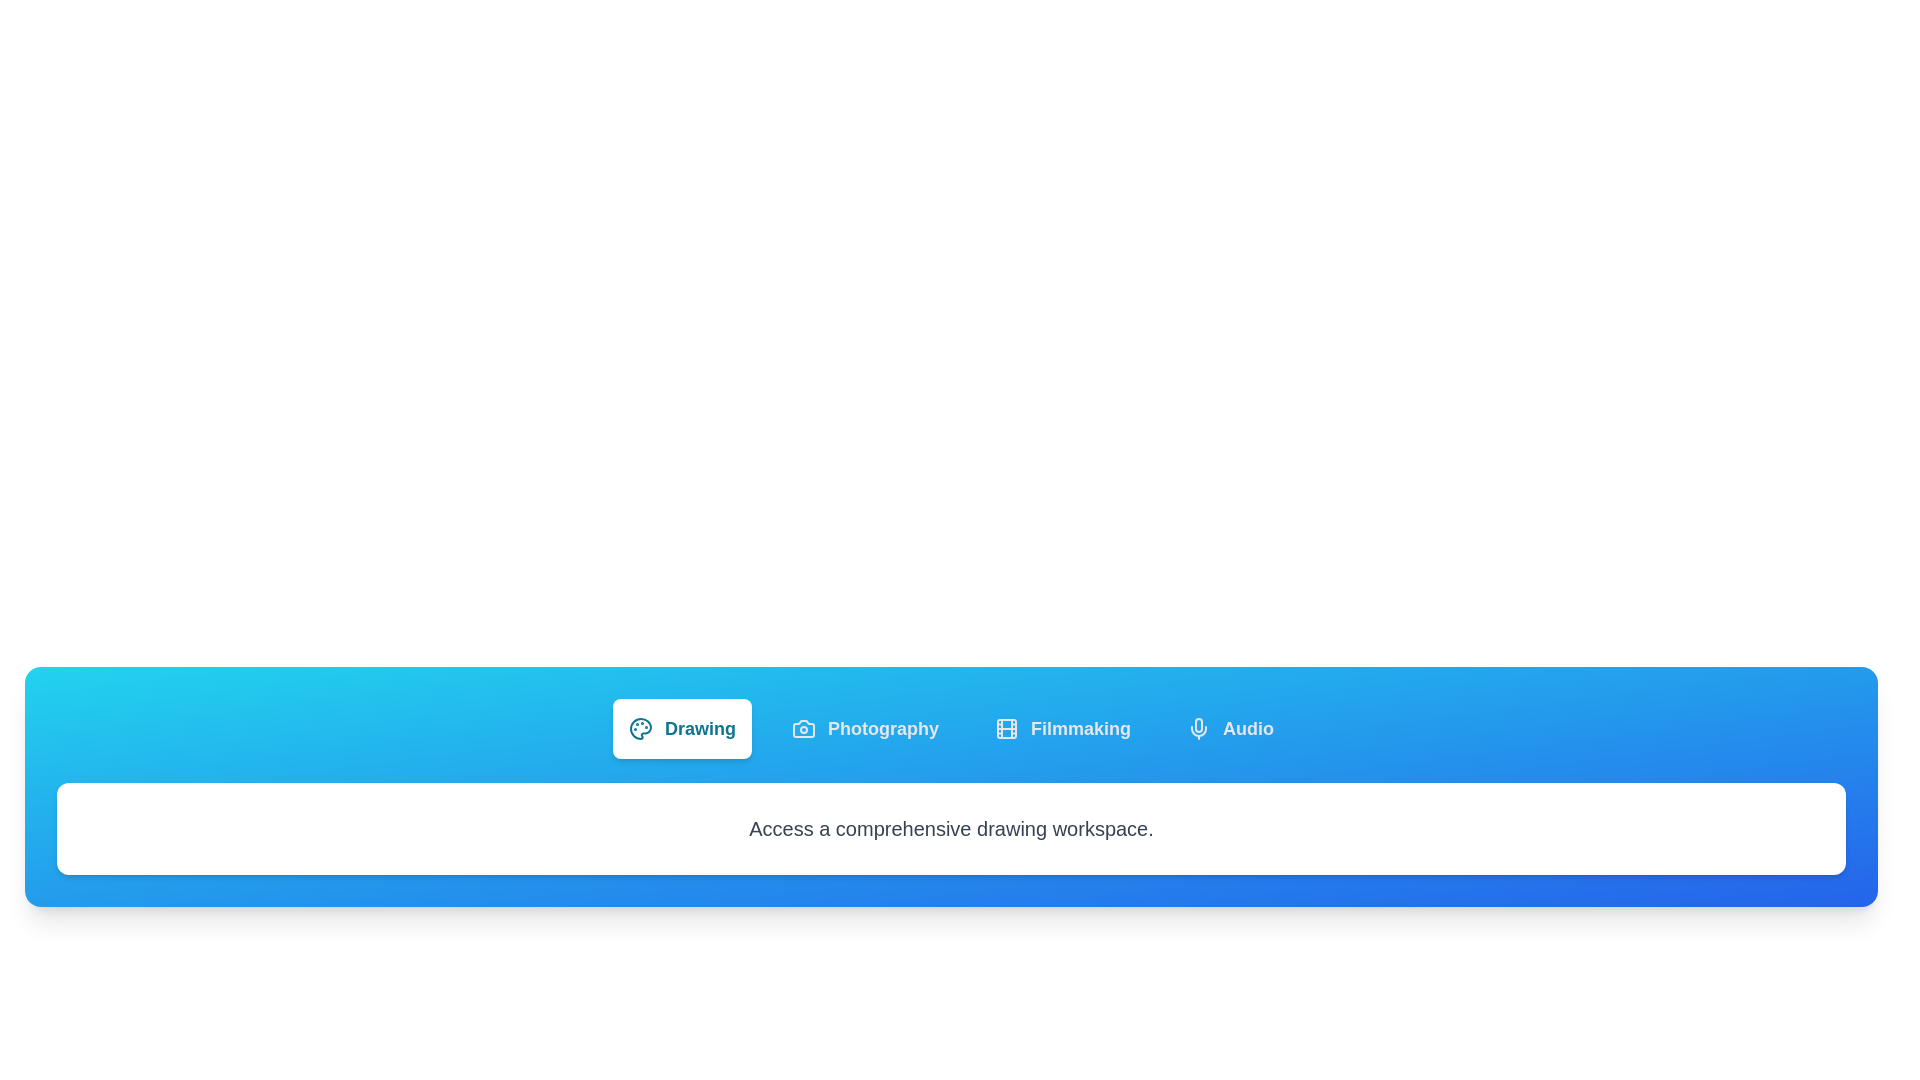  What do you see at coordinates (682, 729) in the screenshot?
I see `the Drawing tab` at bounding box center [682, 729].